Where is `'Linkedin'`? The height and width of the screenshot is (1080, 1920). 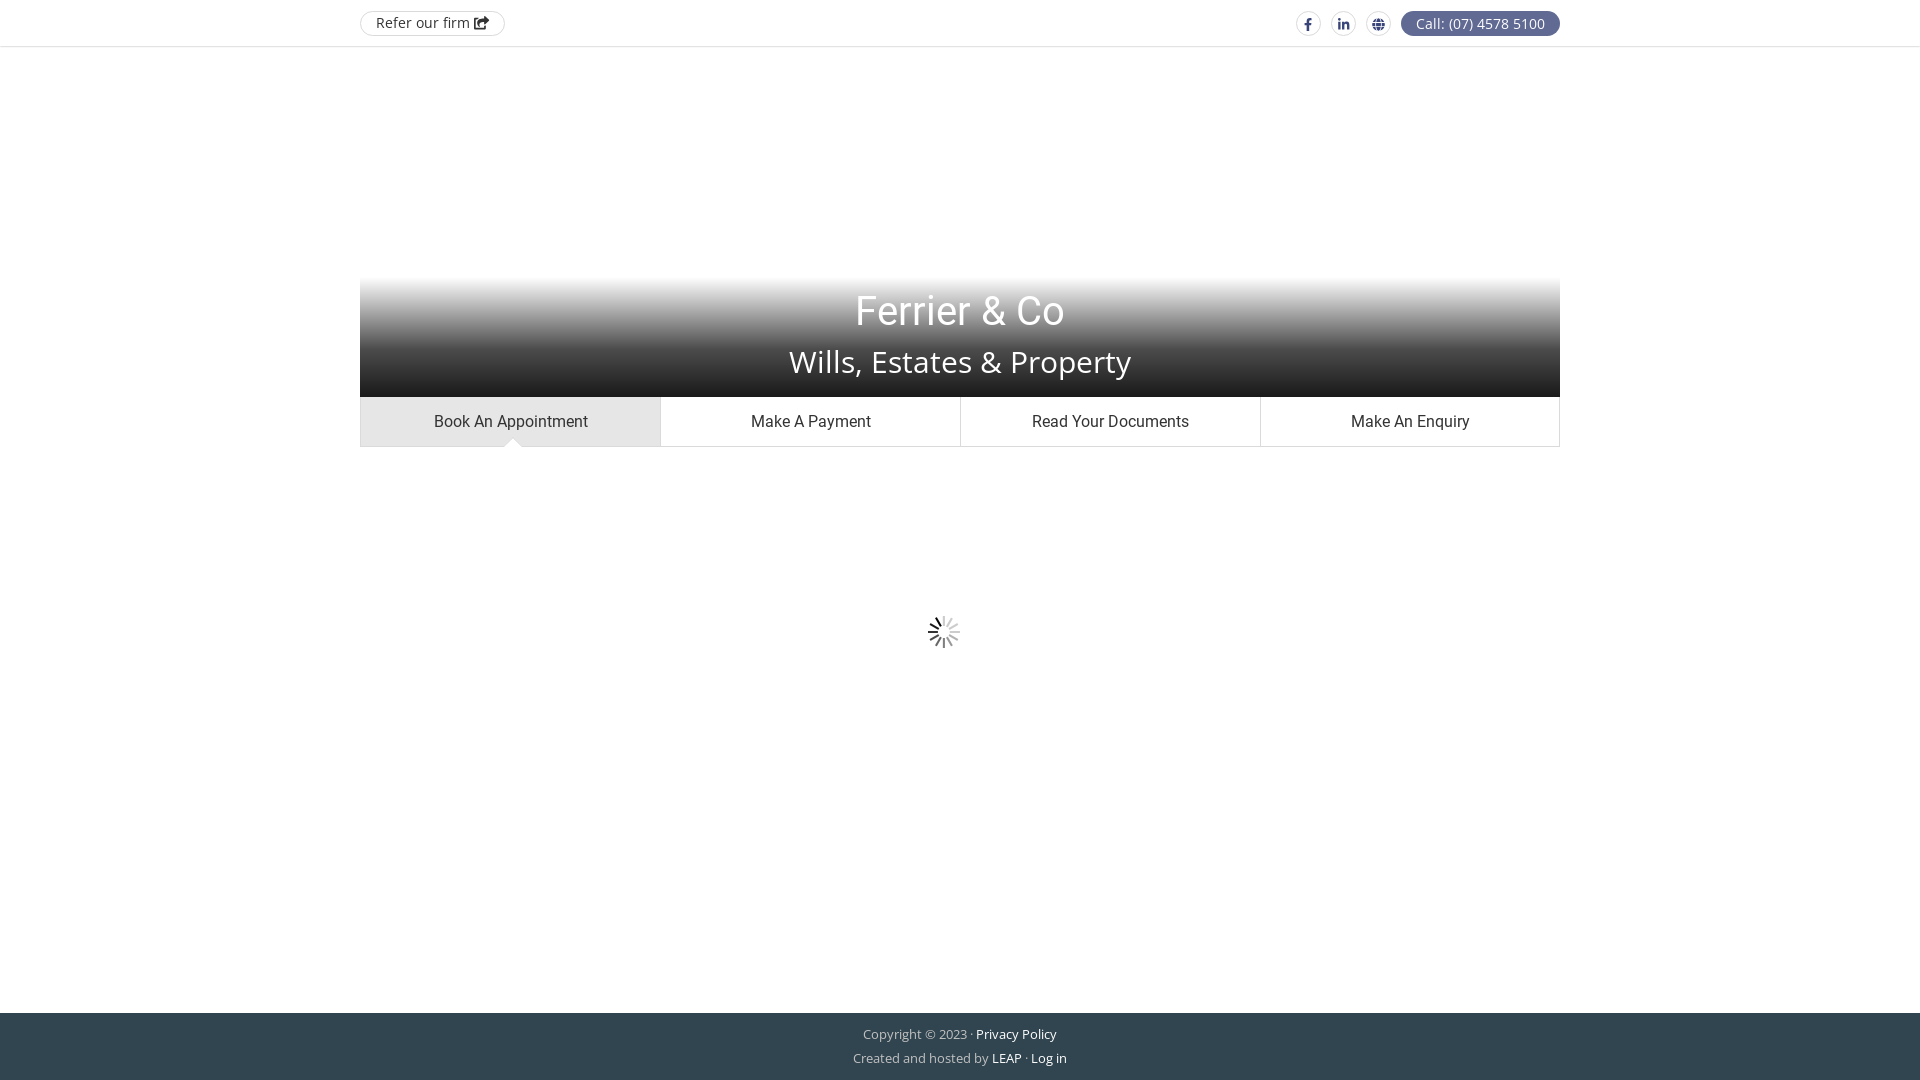
'Linkedin' is located at coordinates (1330, 23).